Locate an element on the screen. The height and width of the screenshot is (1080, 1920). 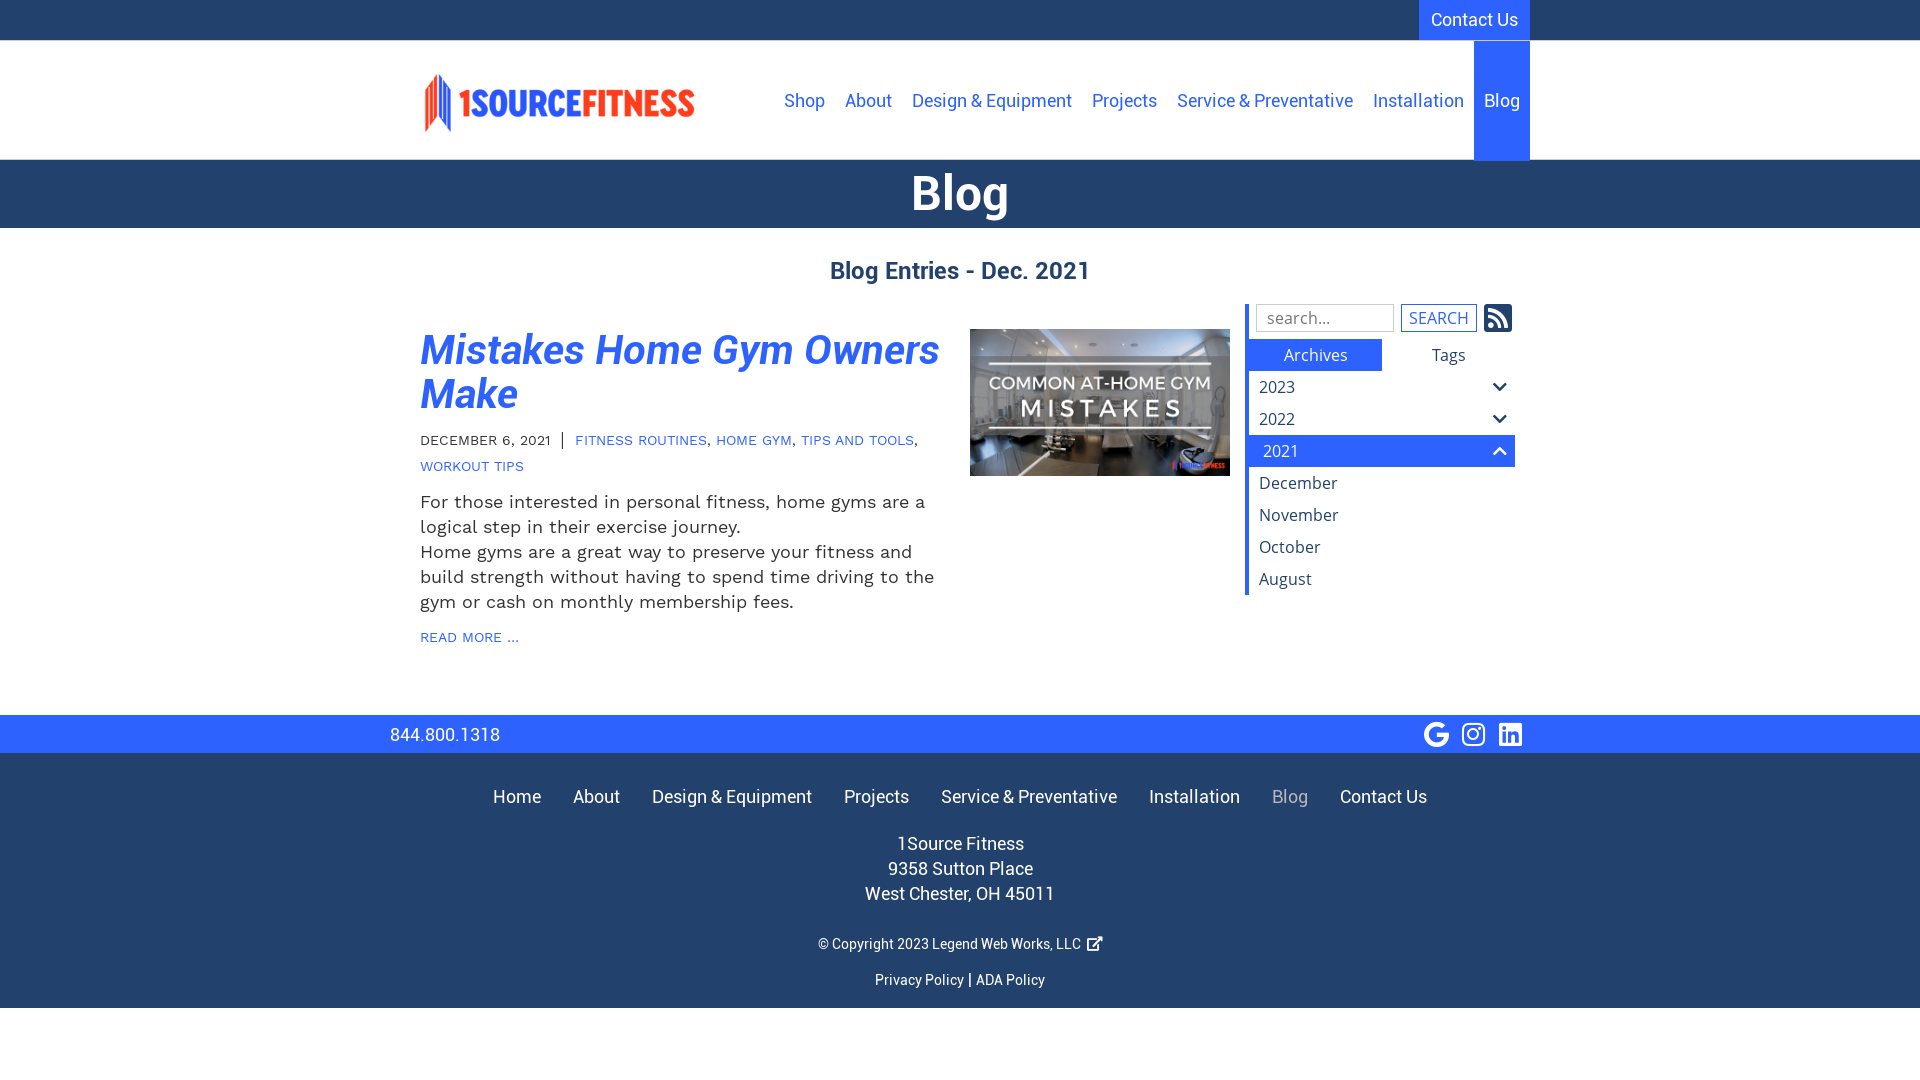
'November' is located at coordinates (1247, 514).